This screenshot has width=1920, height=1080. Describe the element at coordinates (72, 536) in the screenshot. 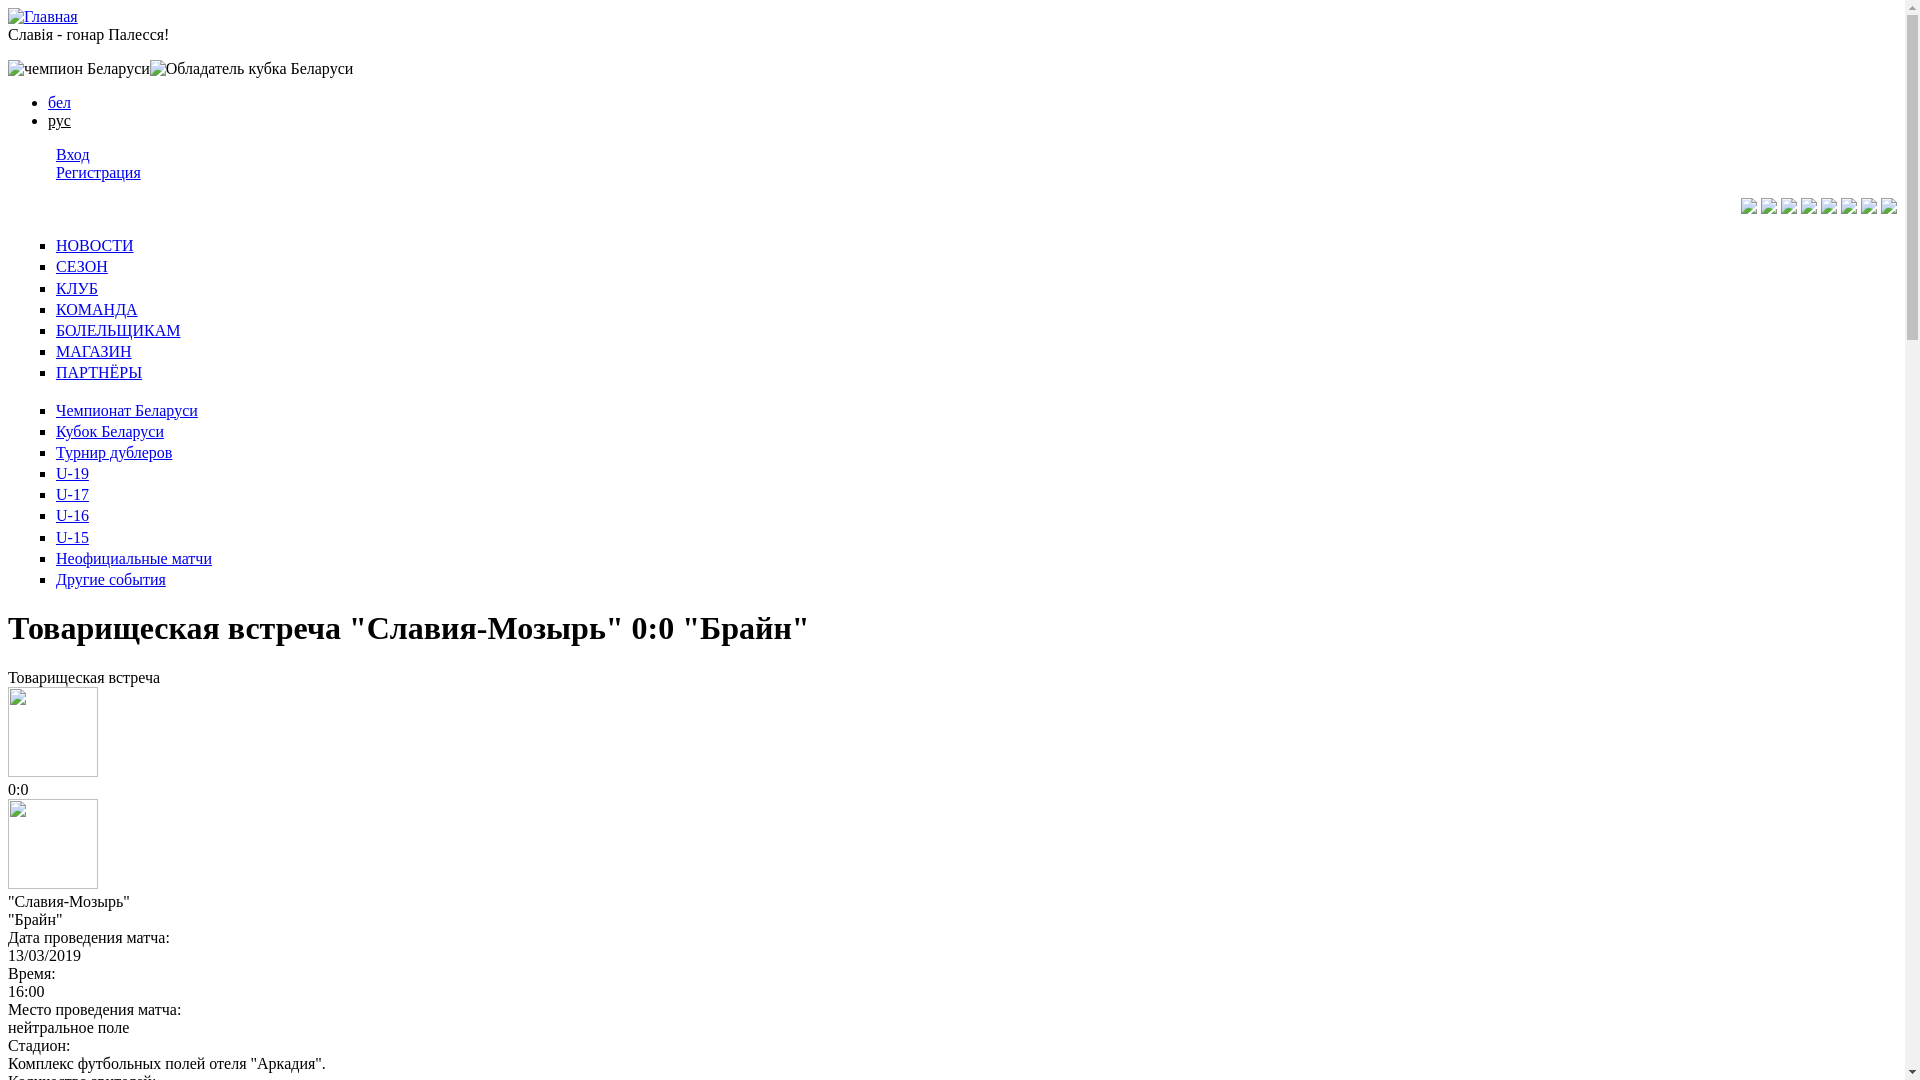

I see `'U-15'` at that location.